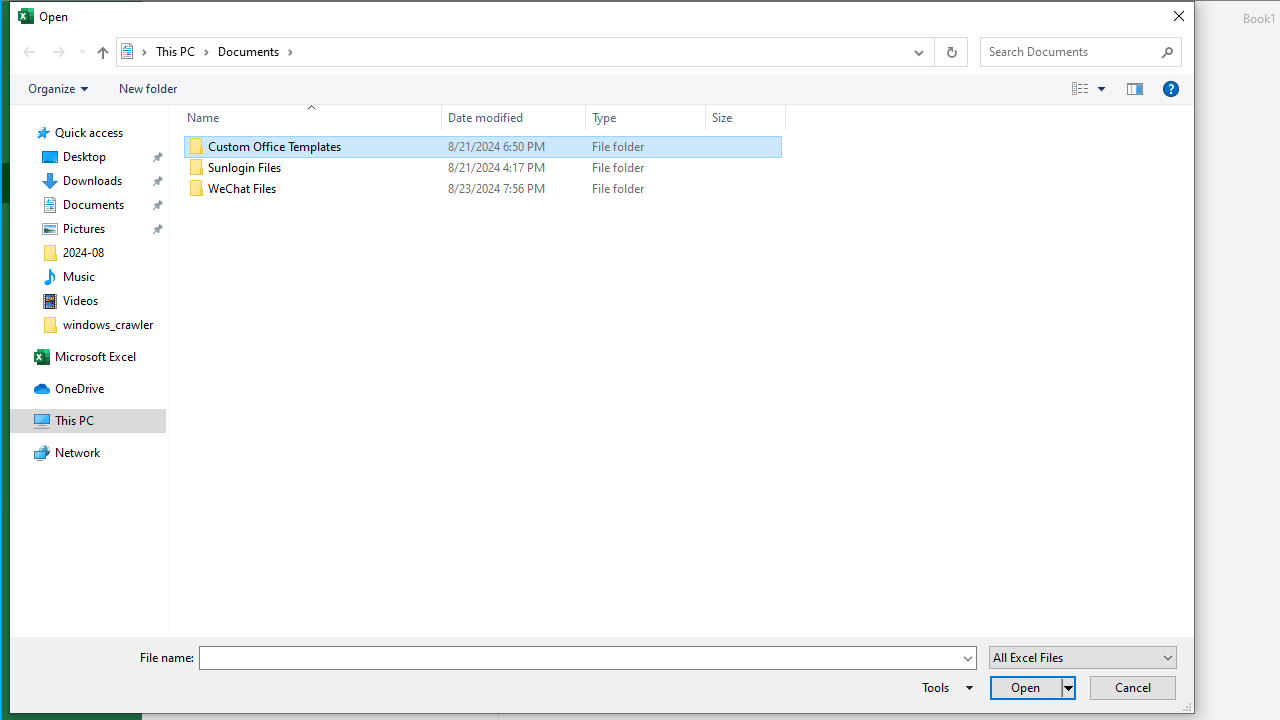 This screenshot has width=1280, height=720. What do you see at coordinates (80, 50) in the screenshot?
I see `'Recent locations'` at bounding box center [80, 50].